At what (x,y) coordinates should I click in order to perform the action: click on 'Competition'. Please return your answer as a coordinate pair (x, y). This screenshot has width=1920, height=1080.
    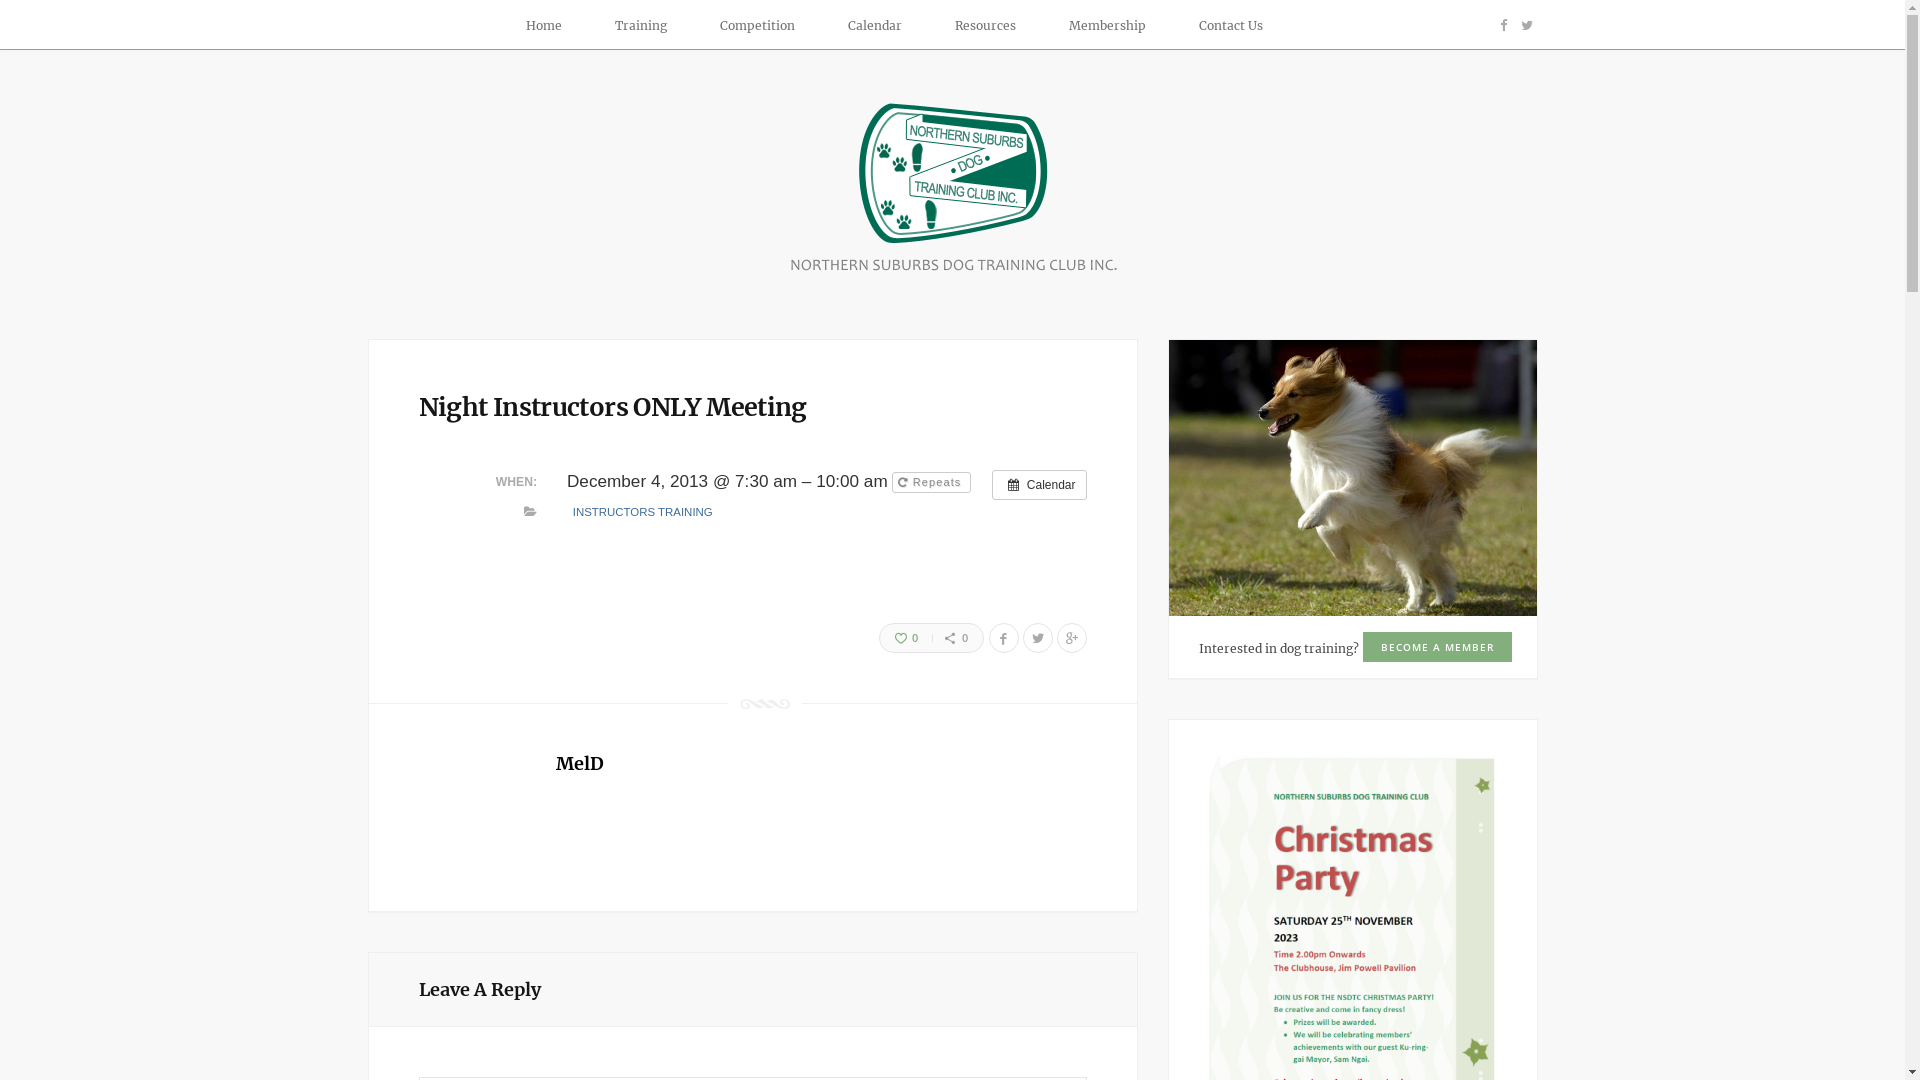
    Looking at the image, I should click on (701, 26).